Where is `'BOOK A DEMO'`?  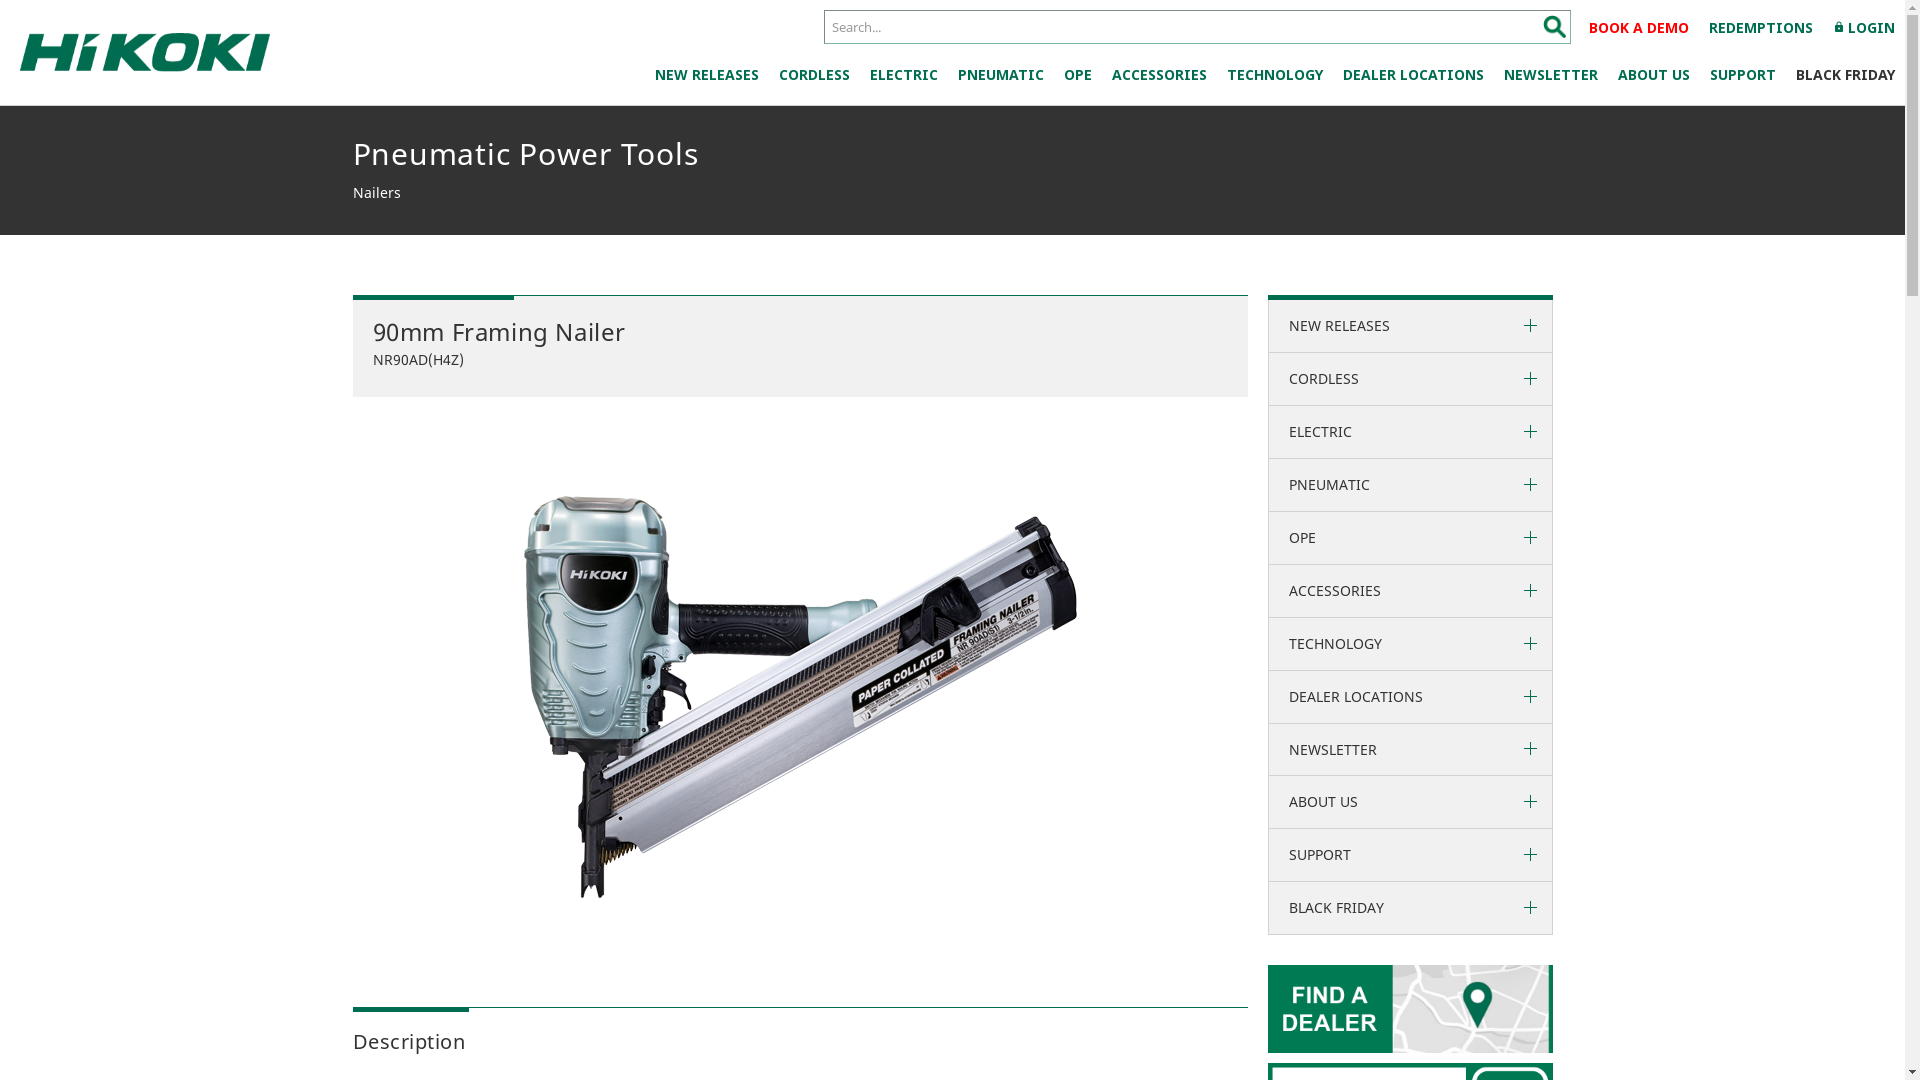
'BOOK A DEMO' is located at coordinates (1638, 27).